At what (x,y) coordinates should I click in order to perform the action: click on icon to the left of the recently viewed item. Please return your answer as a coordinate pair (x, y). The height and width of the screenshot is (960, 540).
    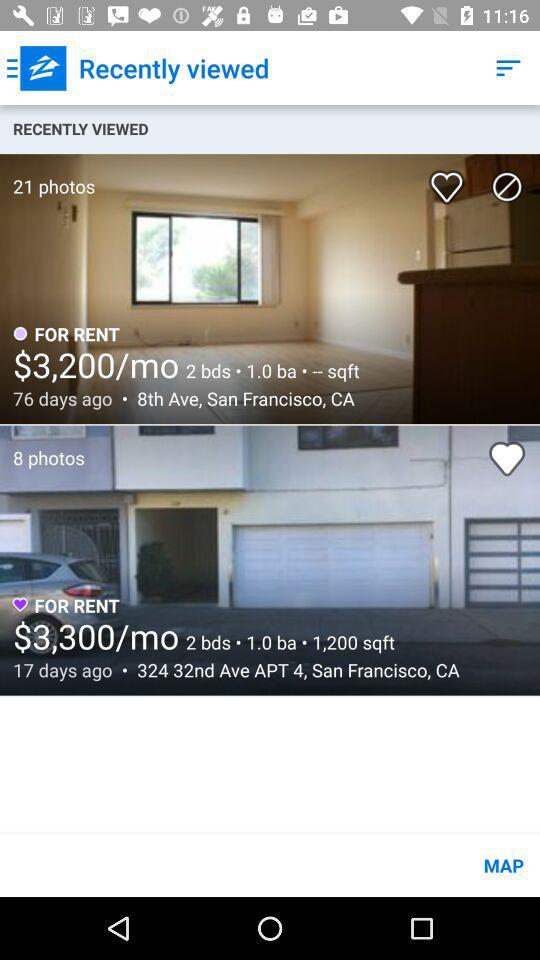
    Looking at the image, I should click on (36, 68).